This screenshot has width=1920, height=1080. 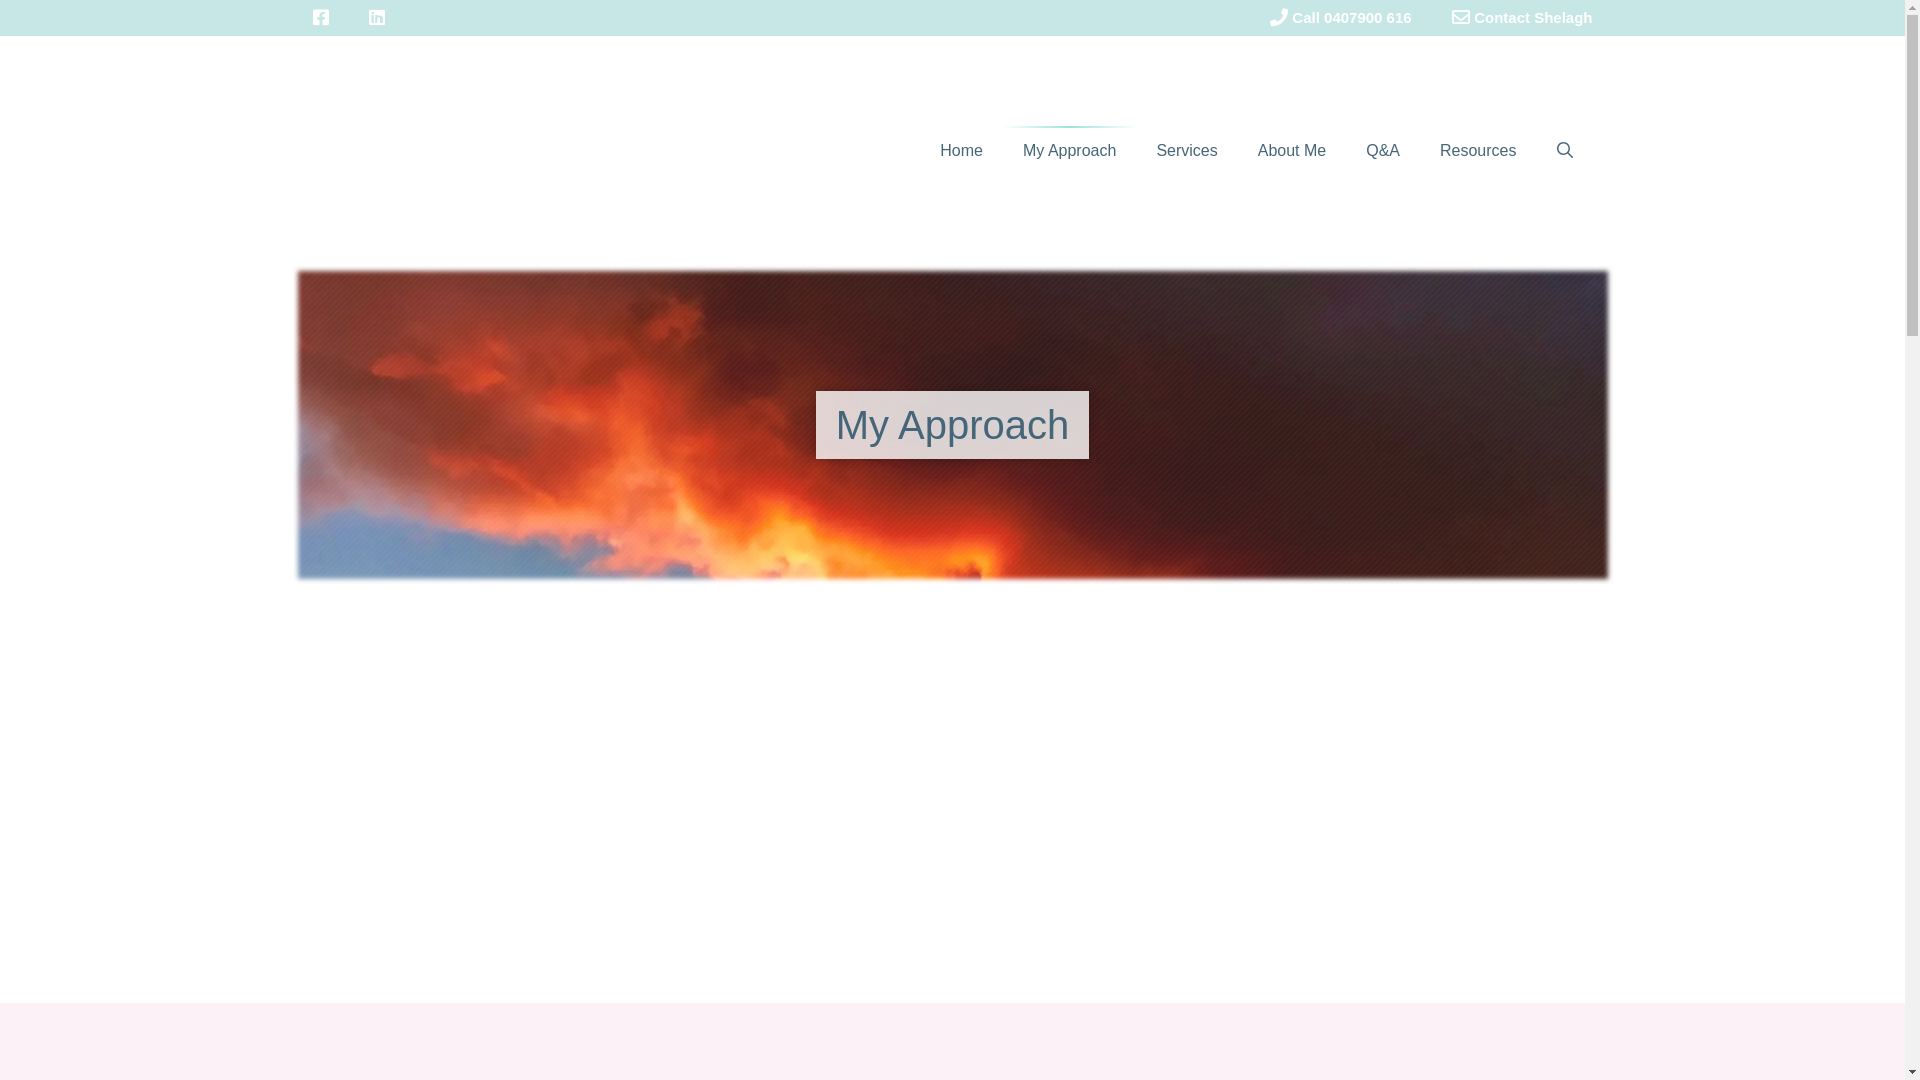 I want to click on 'Home', so click(x=961, y=149).